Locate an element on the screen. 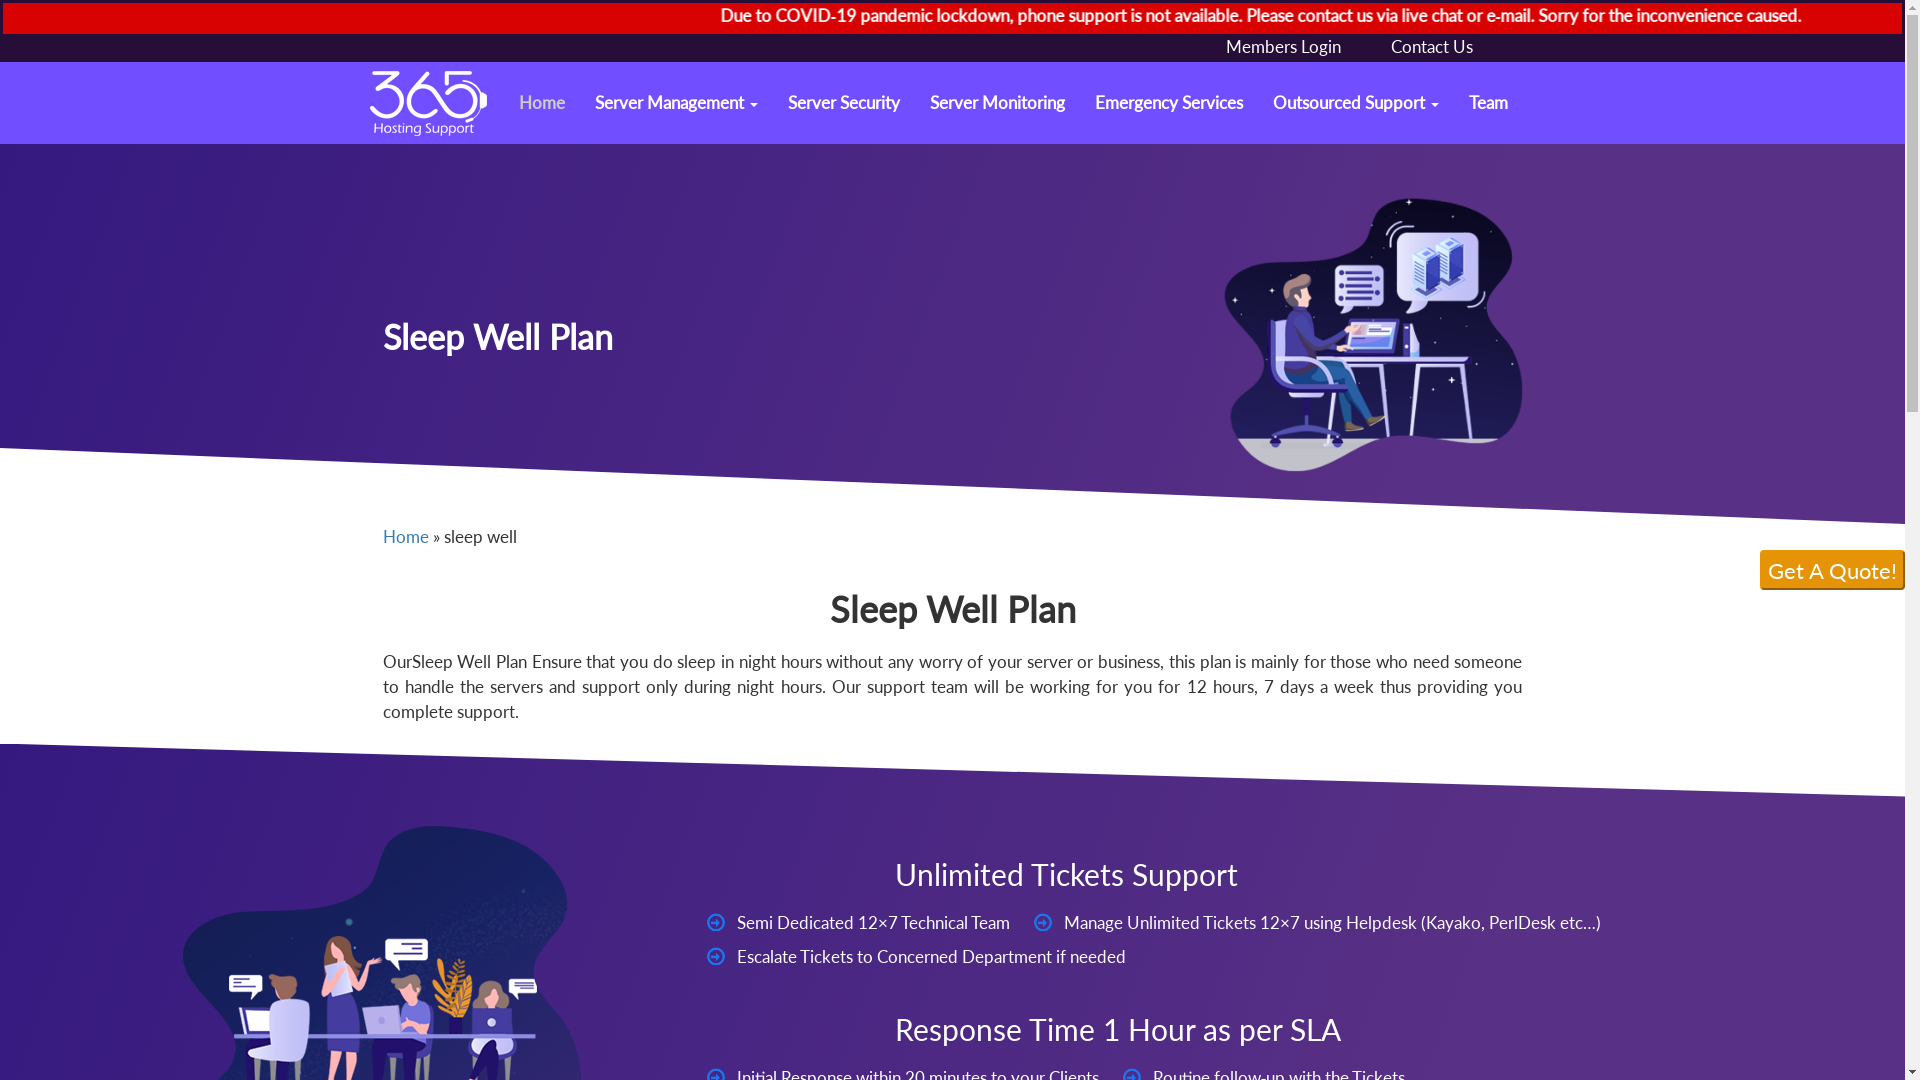  'Server Security' is located at coordinates (843, 103).